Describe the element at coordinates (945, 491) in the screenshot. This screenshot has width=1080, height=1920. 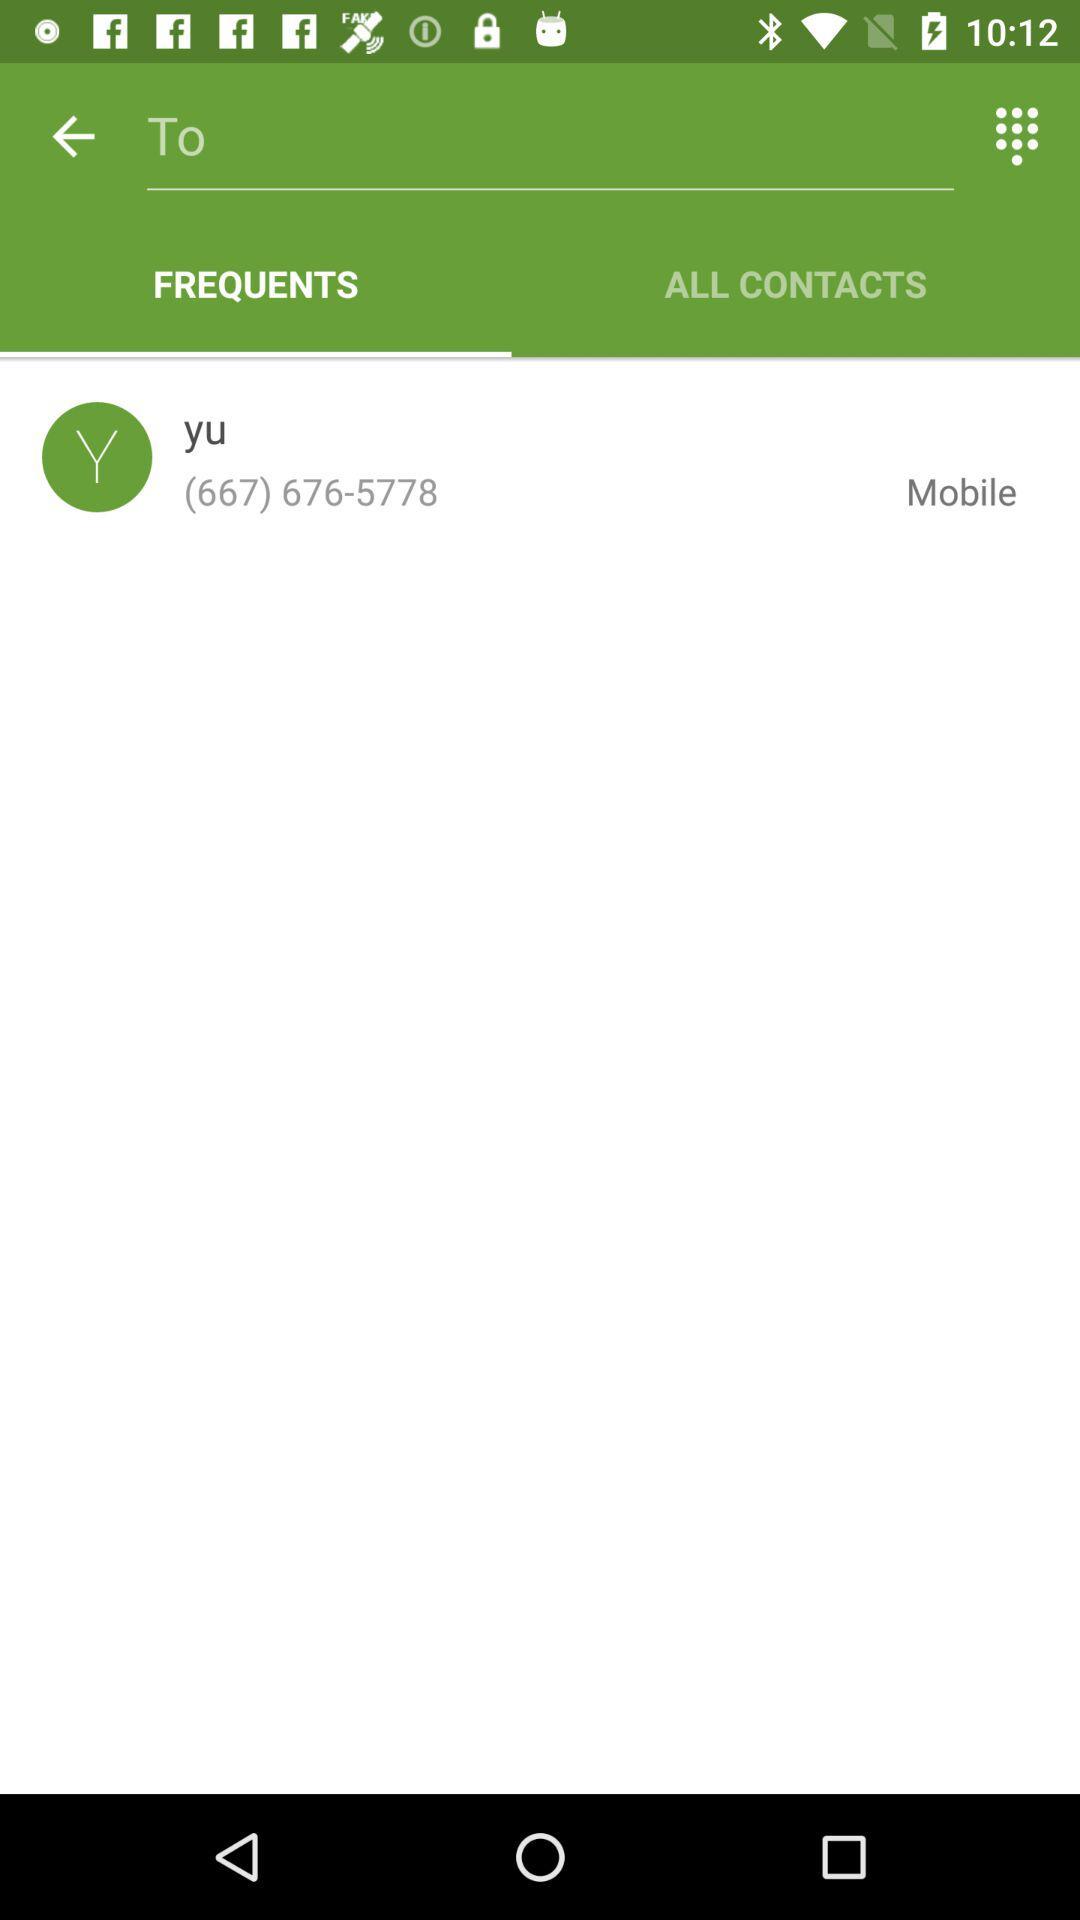
I see `item next to (667) 676-5778 item` at that location.